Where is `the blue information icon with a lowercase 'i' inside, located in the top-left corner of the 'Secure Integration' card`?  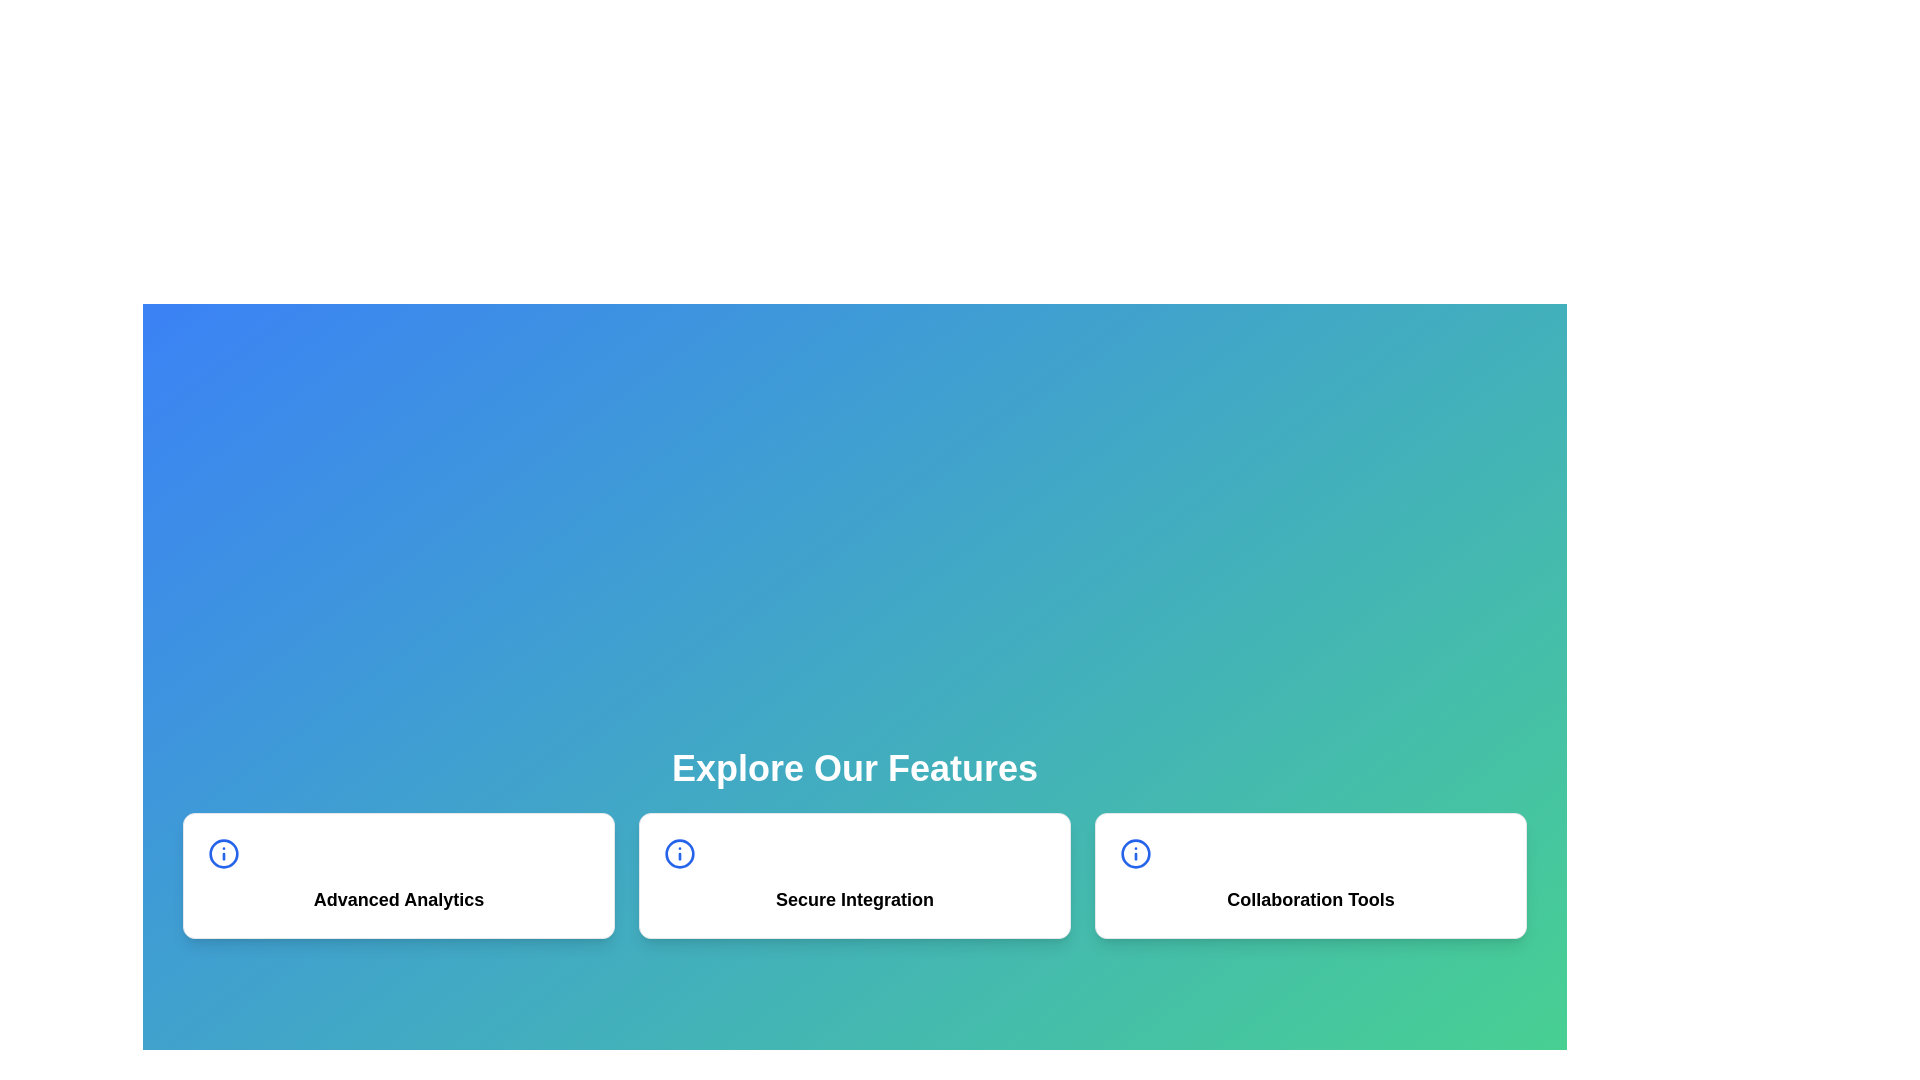
the blue information icon with a lowercase 'i' inside, located in the top-left corner of the 'Secure Integration' card is located at coordinates (680, 853).